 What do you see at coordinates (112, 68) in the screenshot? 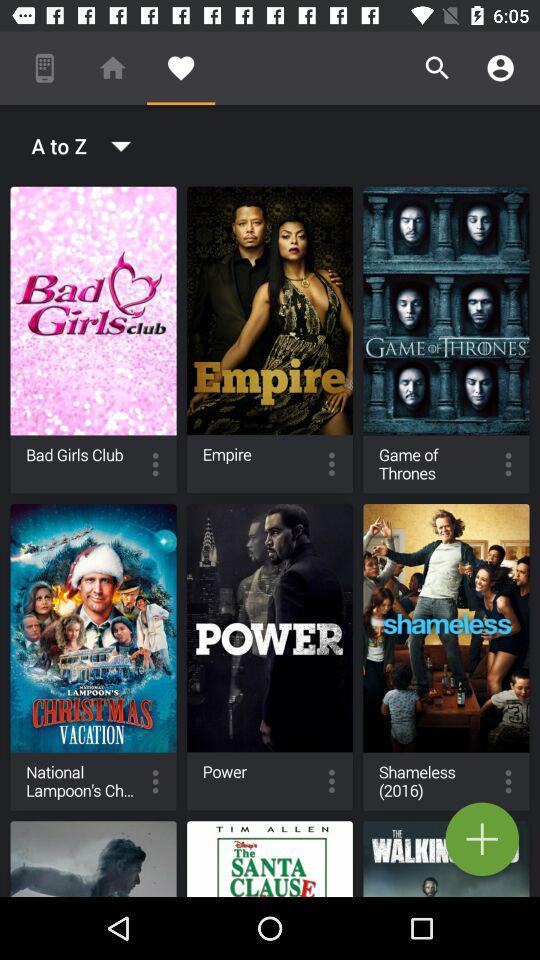
I see `the icon above a to z icon` at bounding box center [112, 68].